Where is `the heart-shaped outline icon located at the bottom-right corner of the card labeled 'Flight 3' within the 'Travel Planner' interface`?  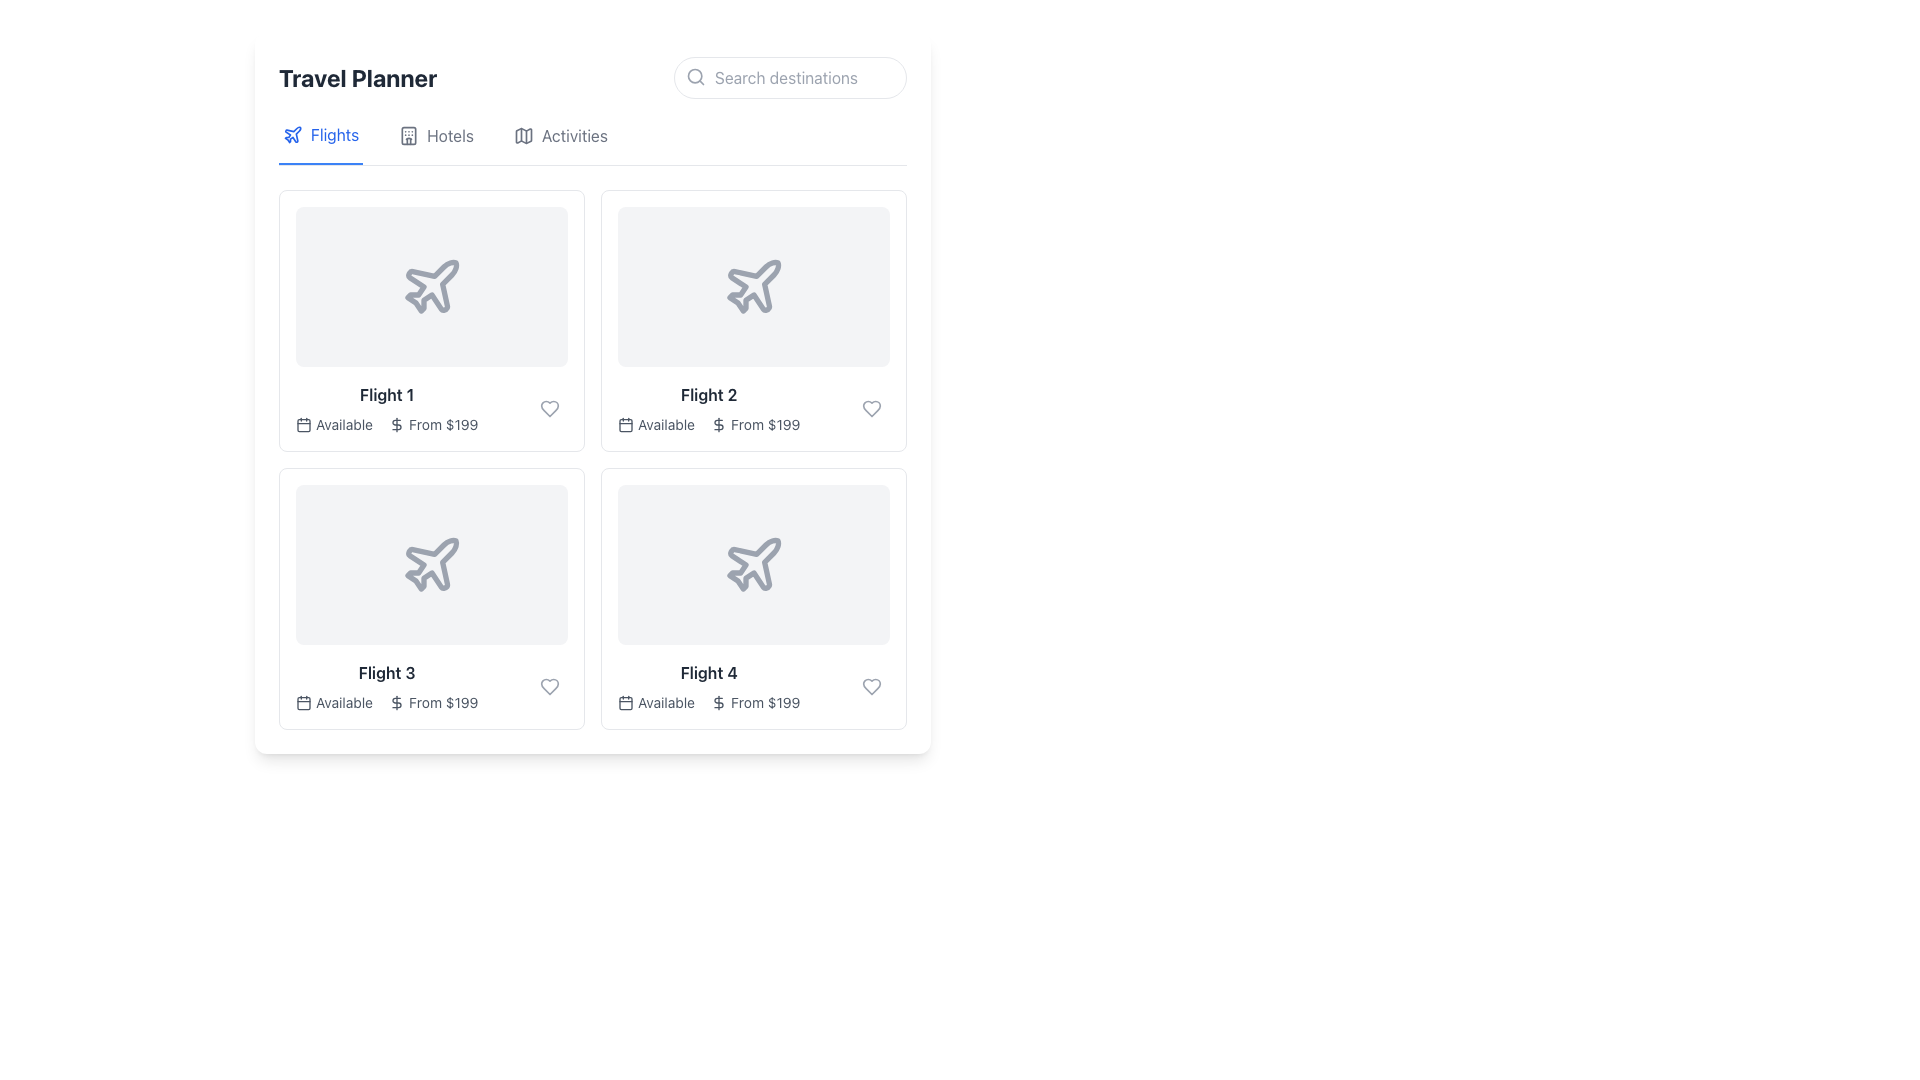
the heart-shaped outline icon located at the bottom-right corner of the card labeled 'Flight 3' within the 'Travel Planner' interface is located at coordinates (550, 685).